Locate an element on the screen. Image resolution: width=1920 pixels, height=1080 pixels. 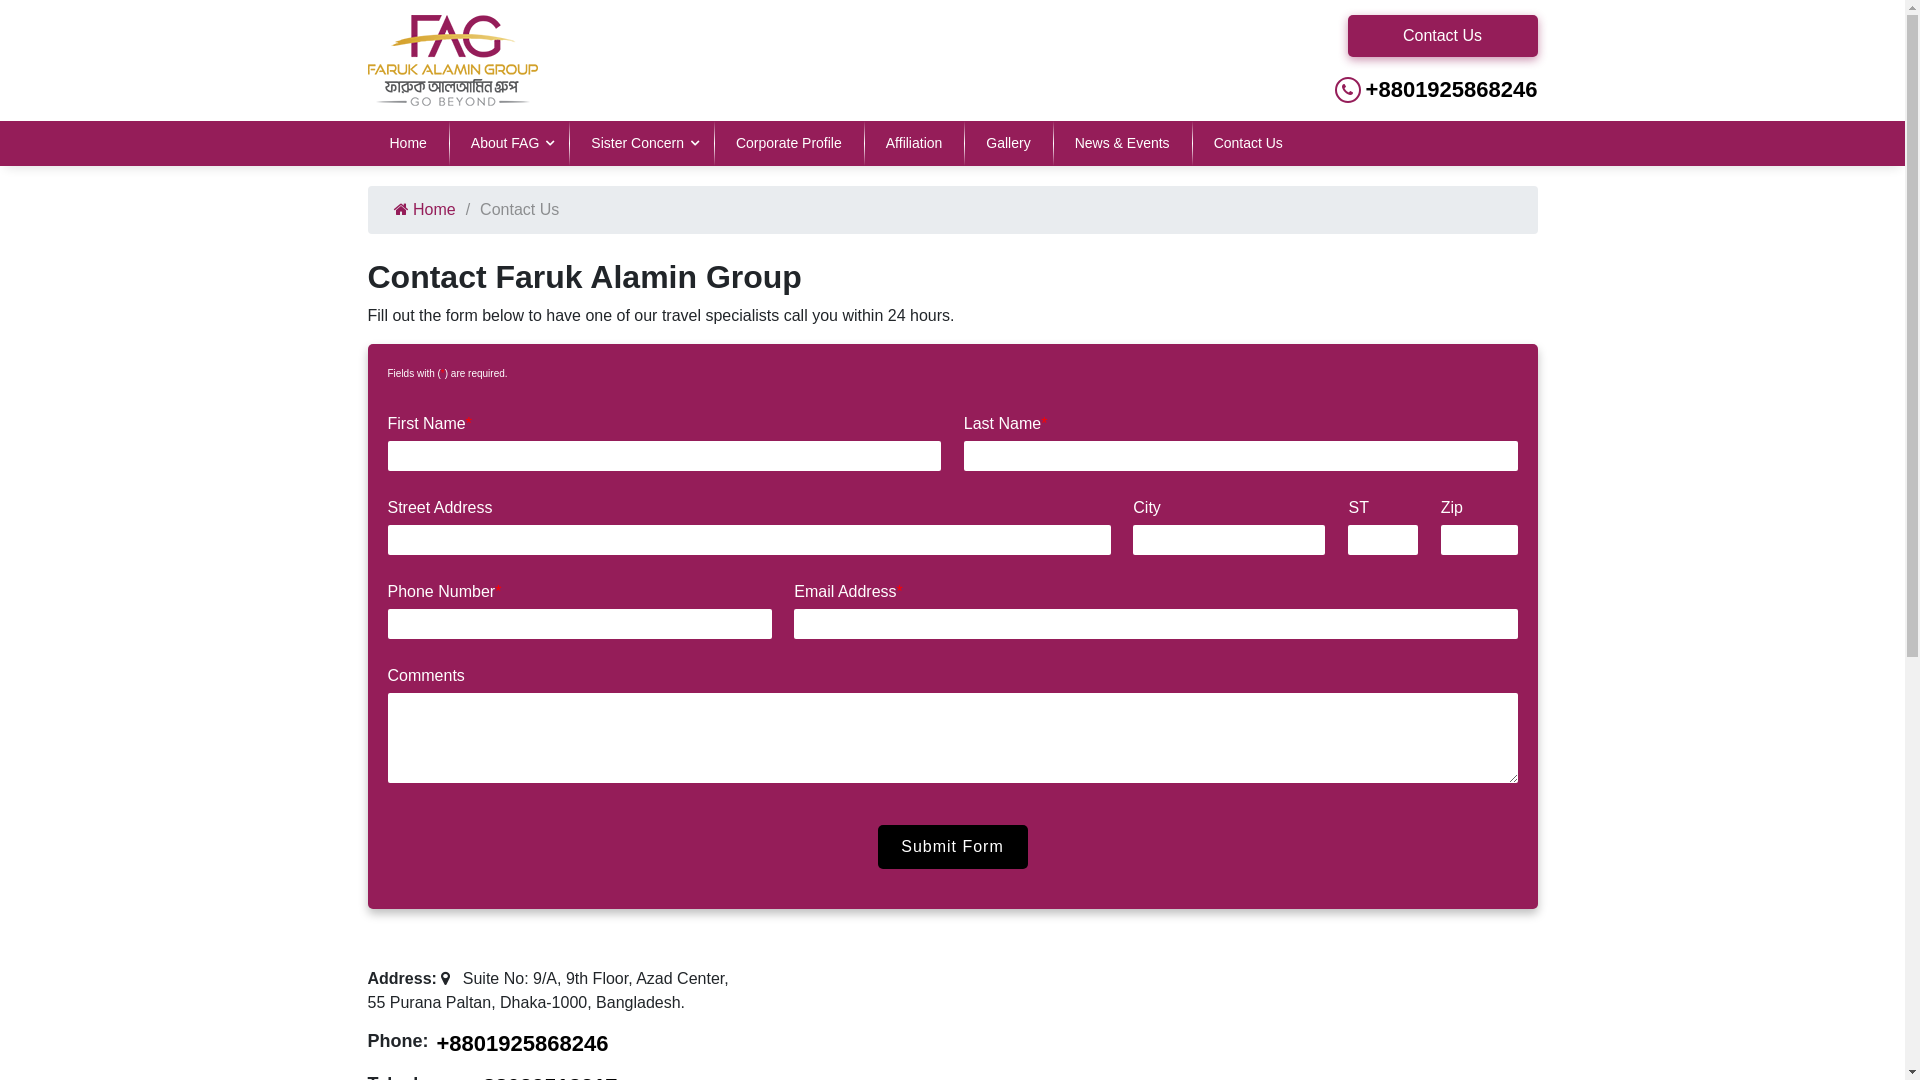
'Gallery' is located at coordinates (1008, 142).